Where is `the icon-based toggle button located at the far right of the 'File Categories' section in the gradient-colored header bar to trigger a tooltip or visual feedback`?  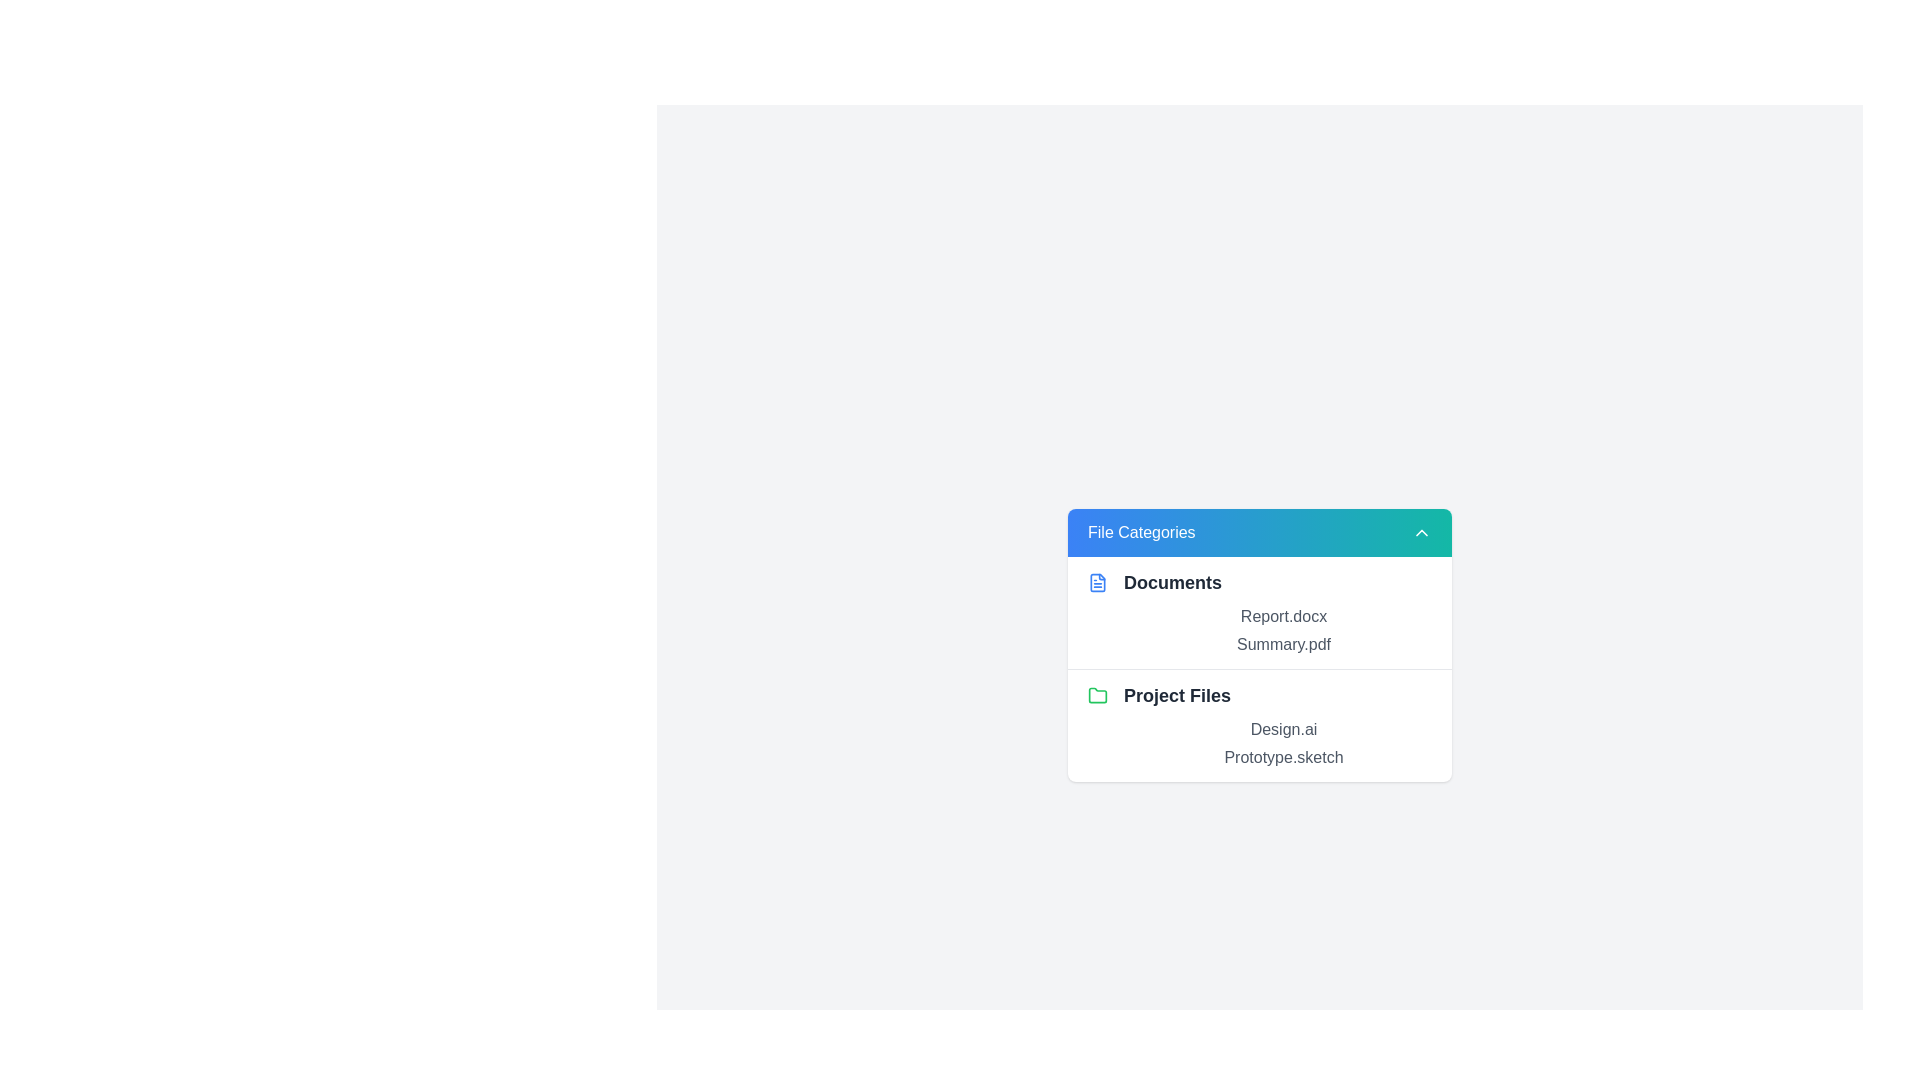
the icon-based toggle button located at the far right of the 'File Categories' section in the gradient-colored header bar to trigger a tooltip or visual feedback is located at coordinates (1420, 531).